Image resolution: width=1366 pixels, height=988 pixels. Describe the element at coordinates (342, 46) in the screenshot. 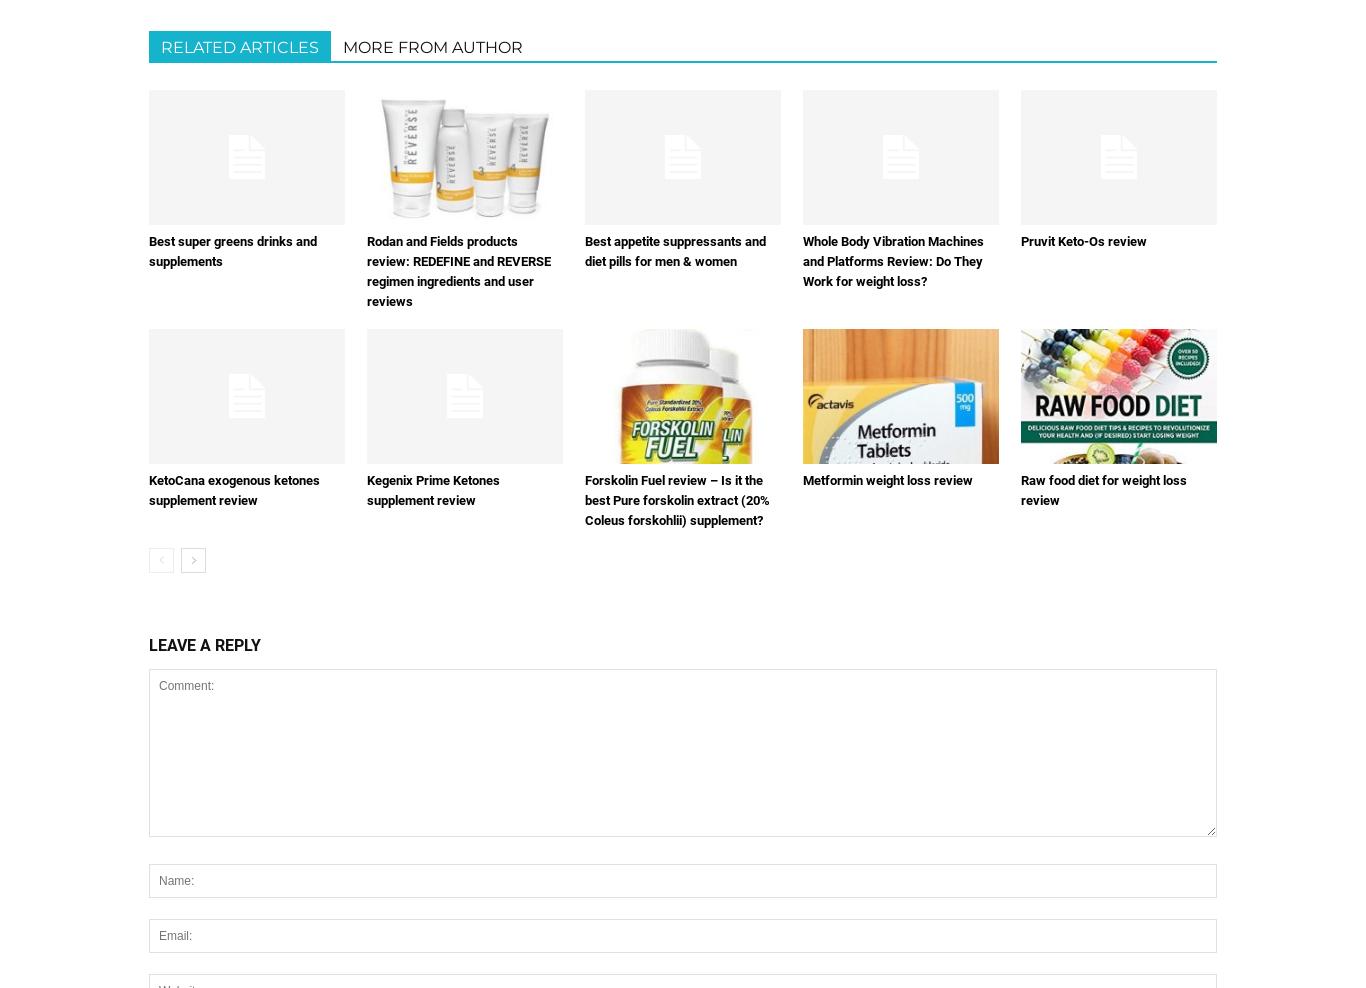

I see `'MORE FROM AUTHOR'` at that location.